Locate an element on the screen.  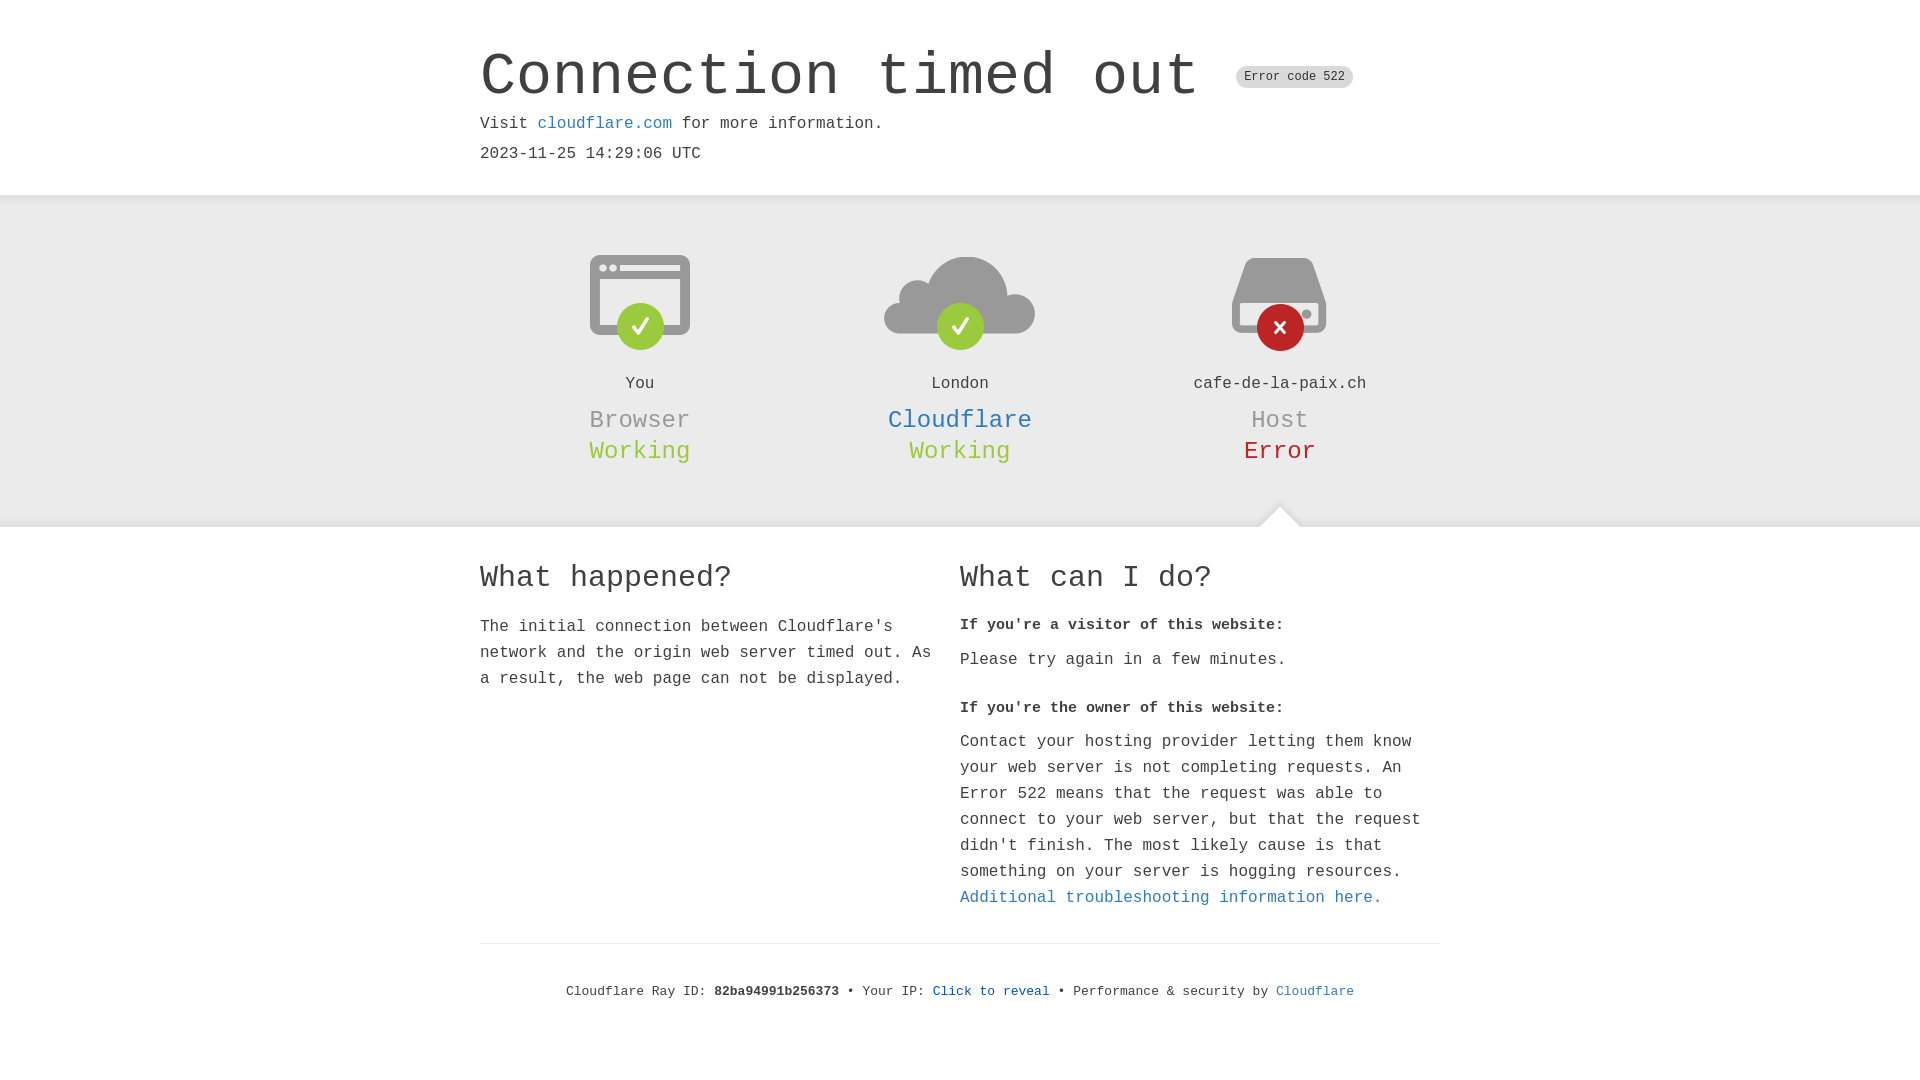
'Cloudflare' is located at coordinates (1275, 991).